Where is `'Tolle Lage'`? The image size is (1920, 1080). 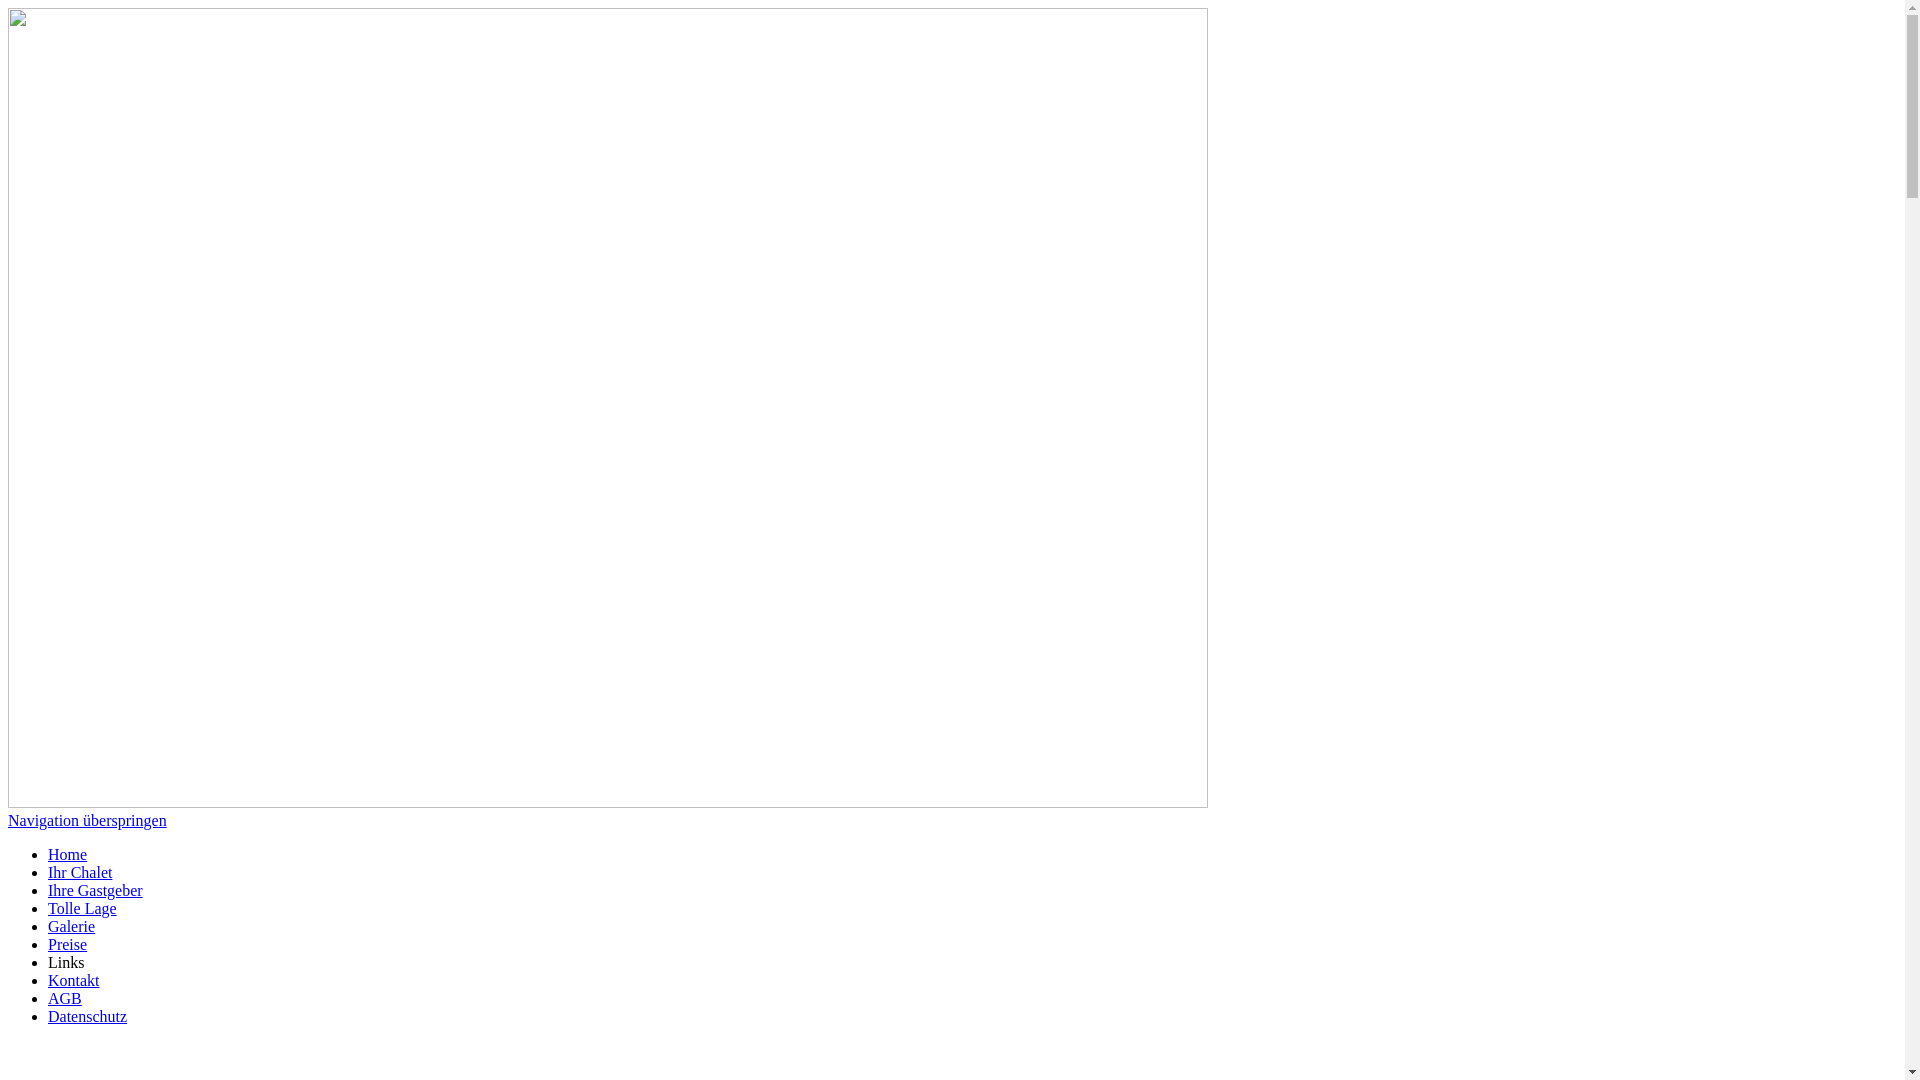
'Tolle Lage' is located at coordinates (48, 908).